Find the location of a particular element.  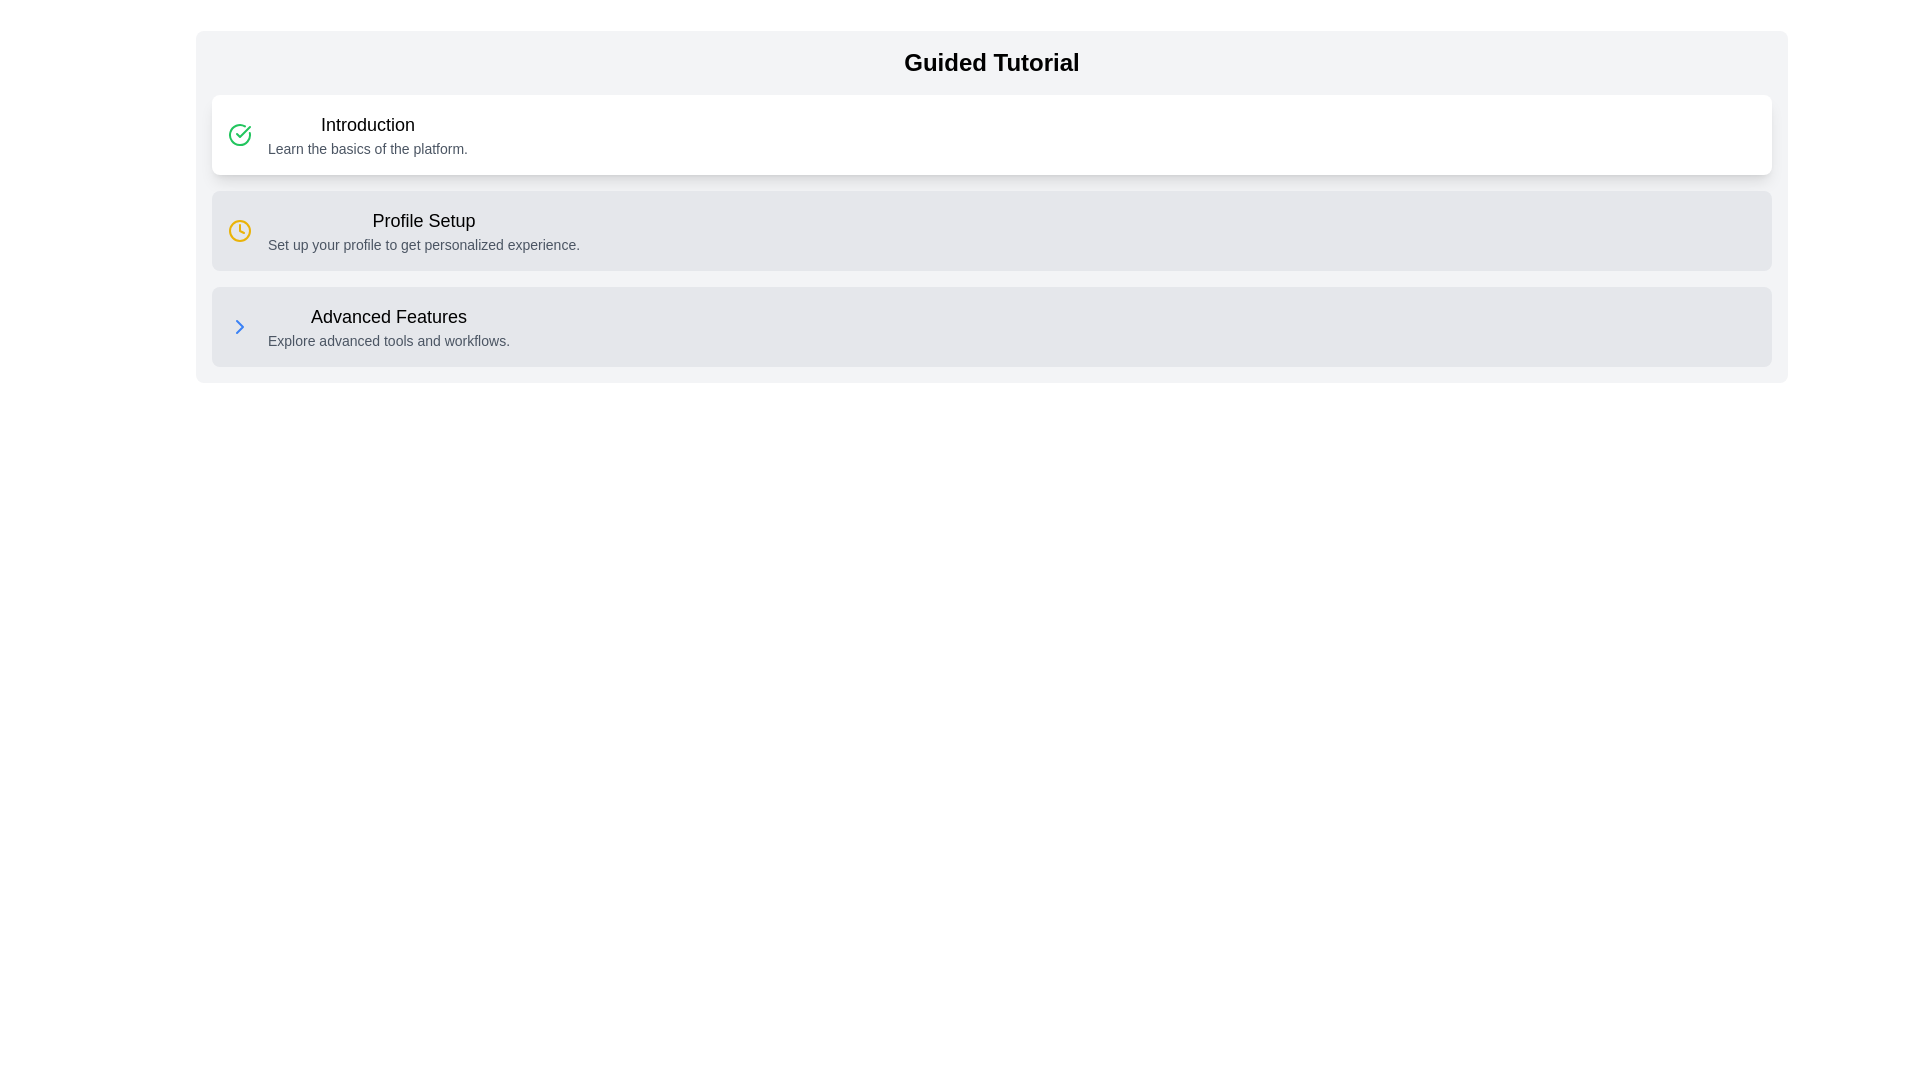

the Clickable Card or Button labeled 'Advanced Features' with a light gray background located in the bottom section of the tutorial steps is located at coordinates (992, 326).